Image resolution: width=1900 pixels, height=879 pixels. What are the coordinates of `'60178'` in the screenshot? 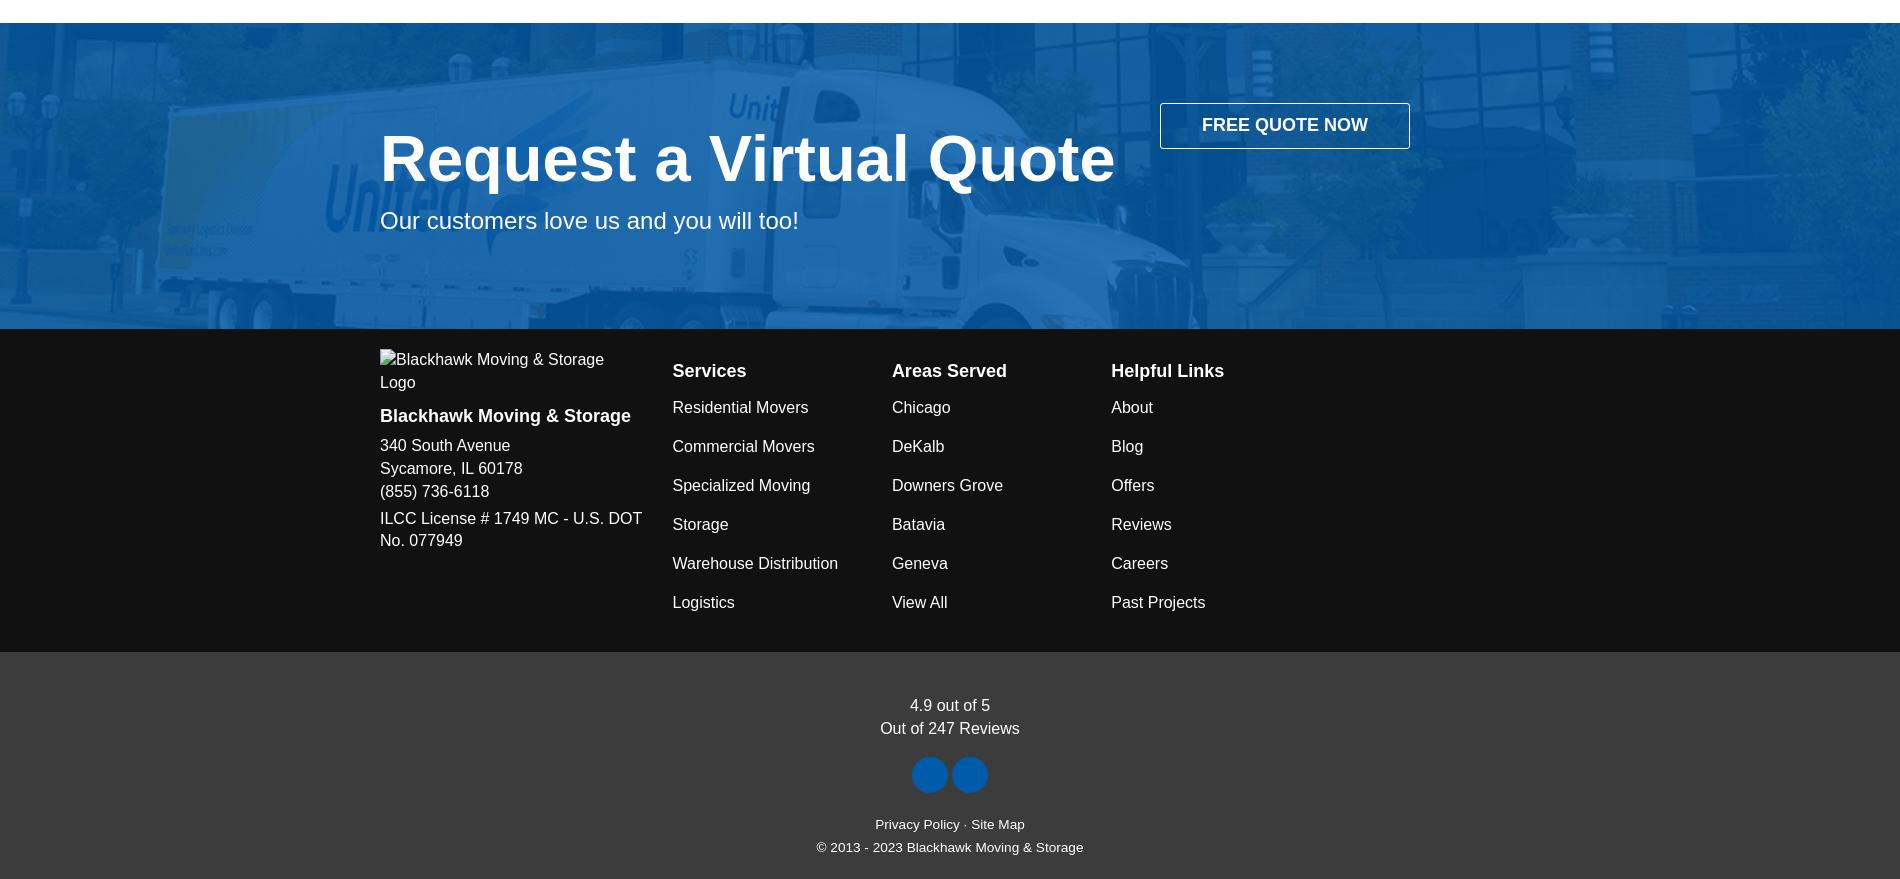 It's located at (478, 467).